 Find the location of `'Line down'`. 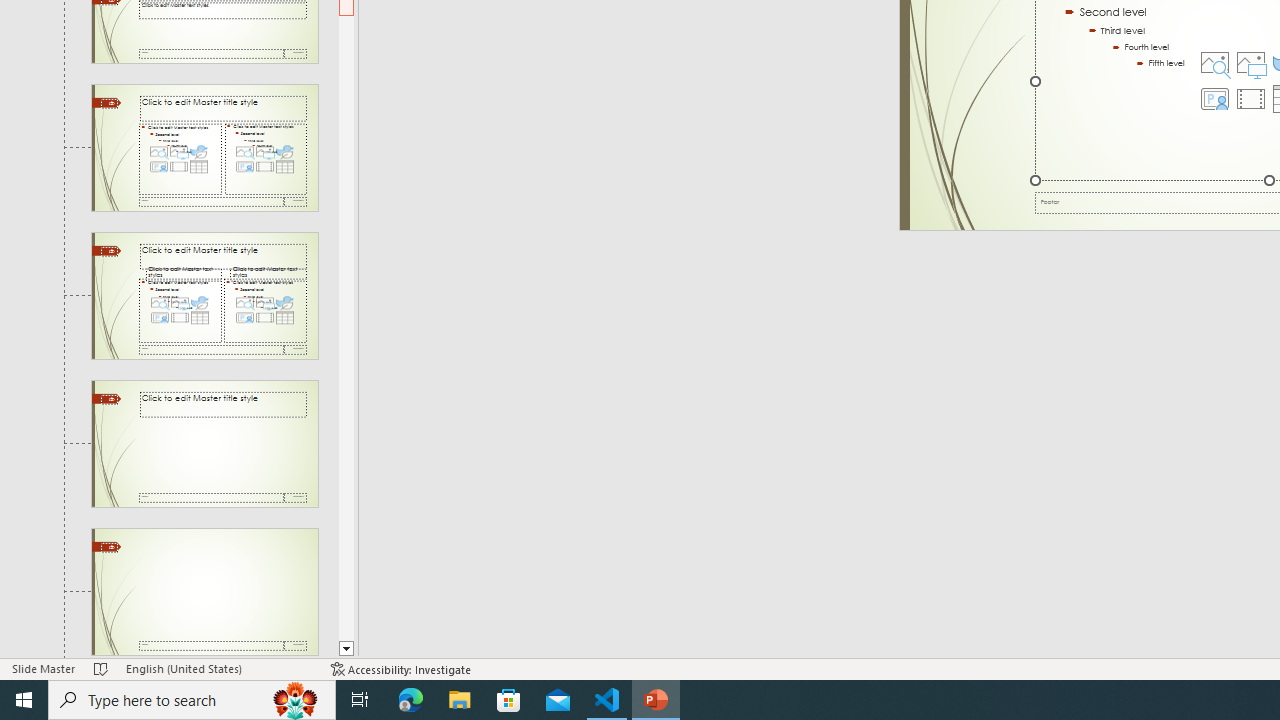

'Line down' is located at coordinates (346, 649).